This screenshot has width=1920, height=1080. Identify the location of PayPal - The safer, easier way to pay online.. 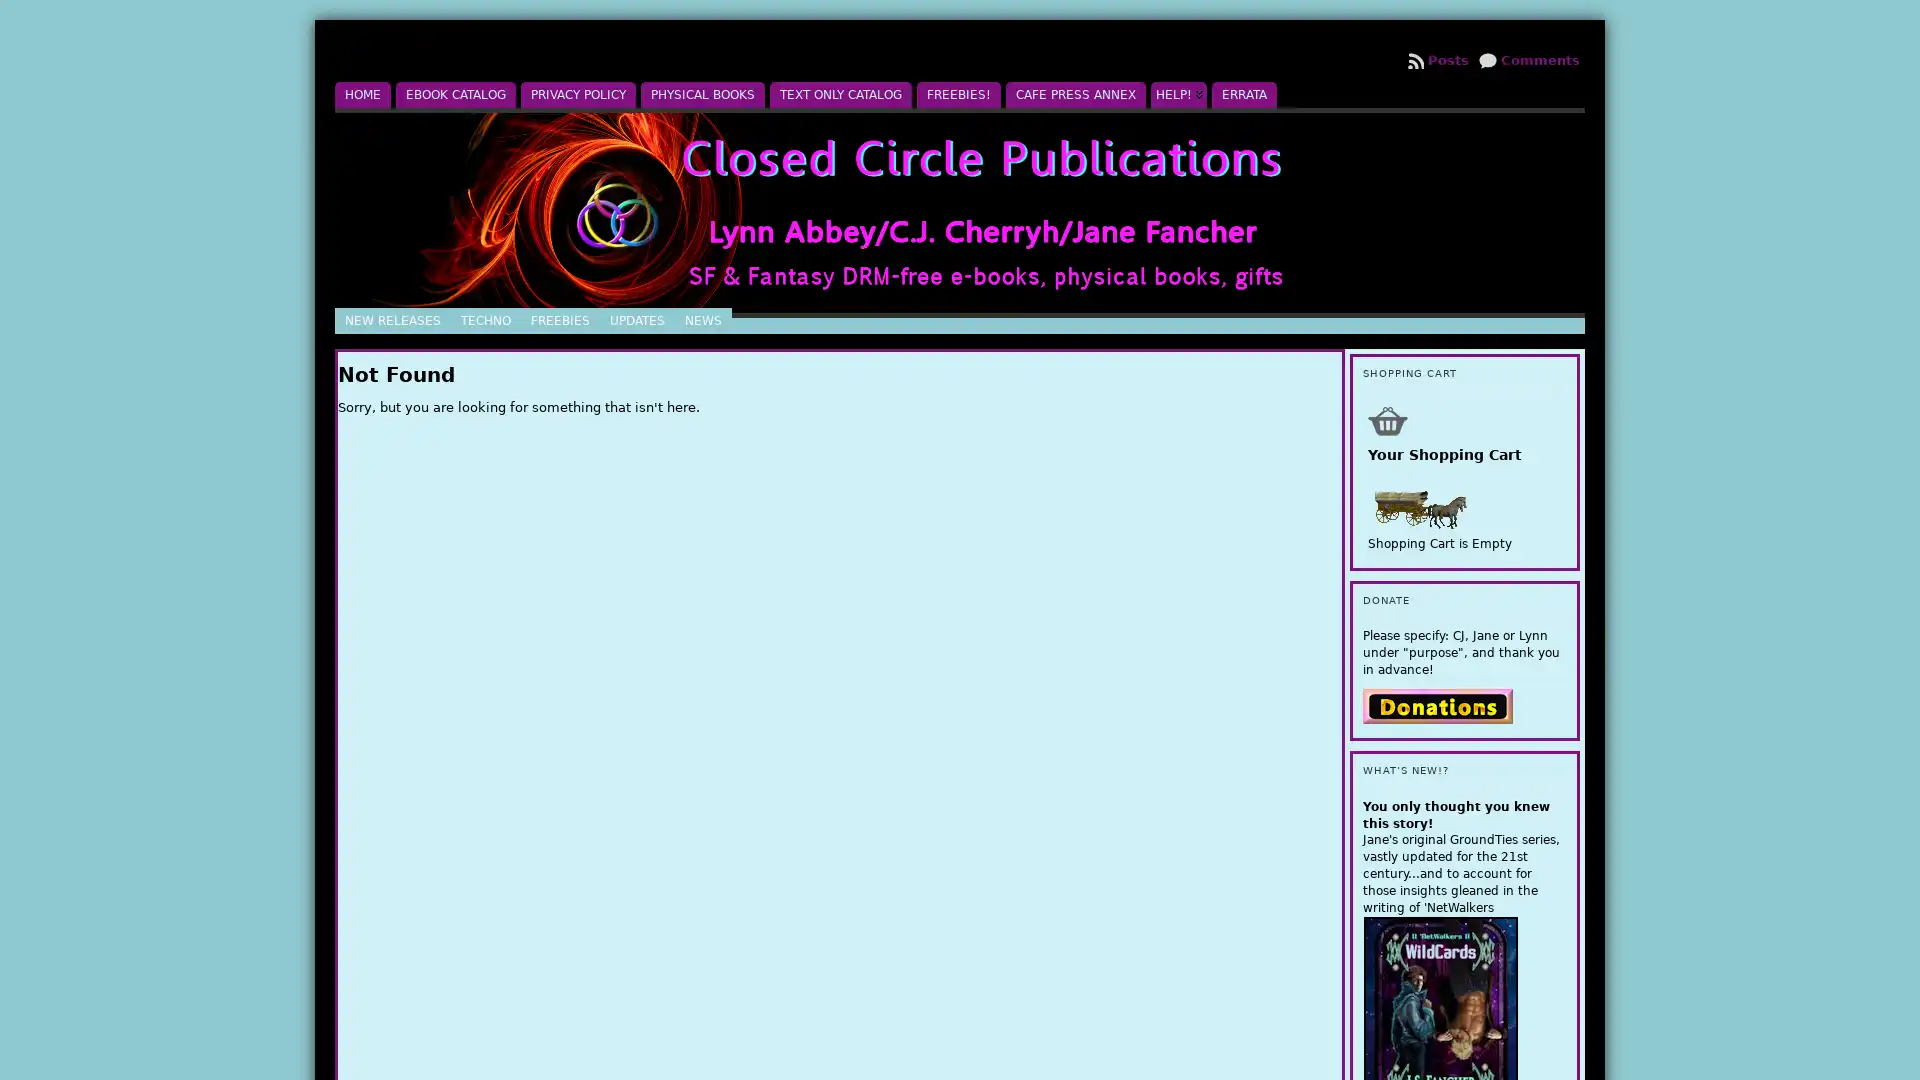
(1437, 704).